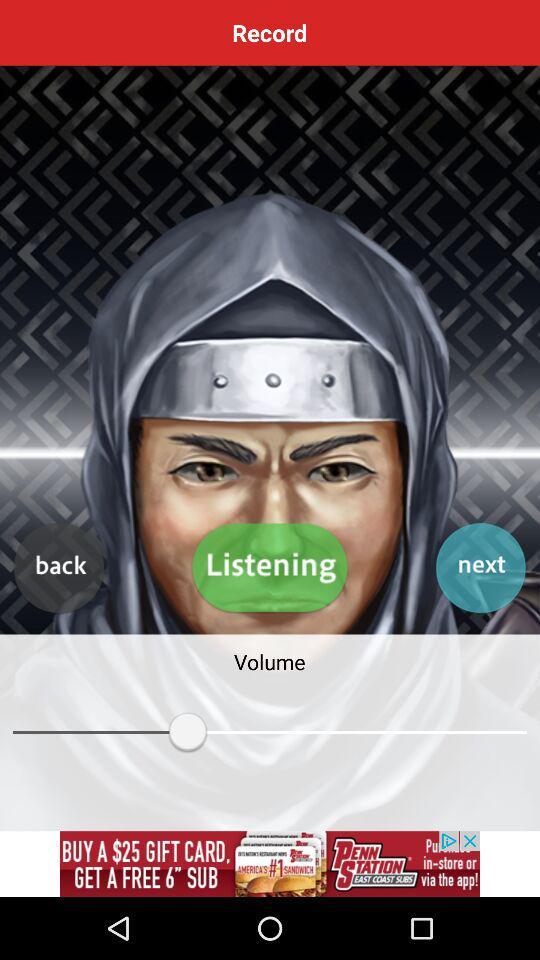  What do you see at coordinates (270, 863) in the screenshot?
I see `advertisement` at bounding box center [270, 863].